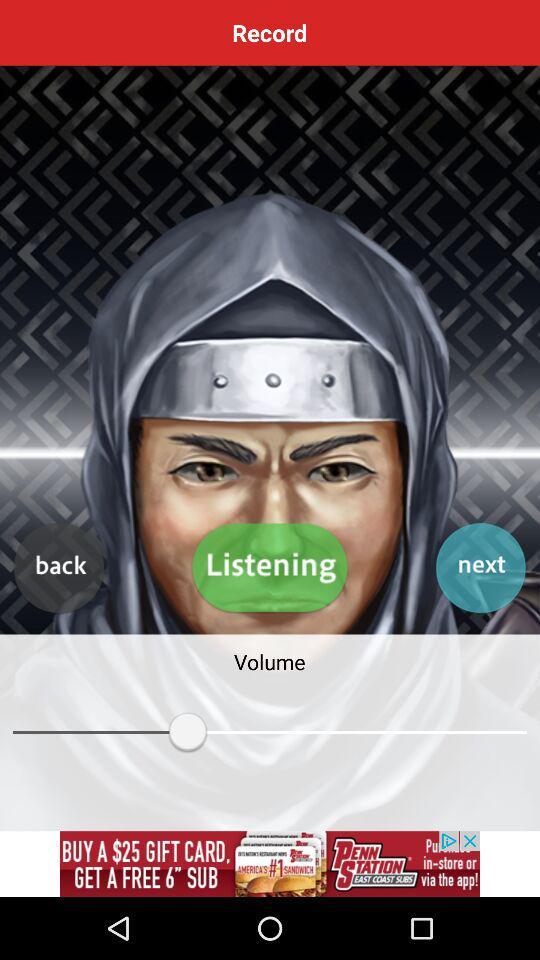  What do you see at coordinates (270, 863) in the screenshot?
I see `advertisement` at bounding box center [270, 863].